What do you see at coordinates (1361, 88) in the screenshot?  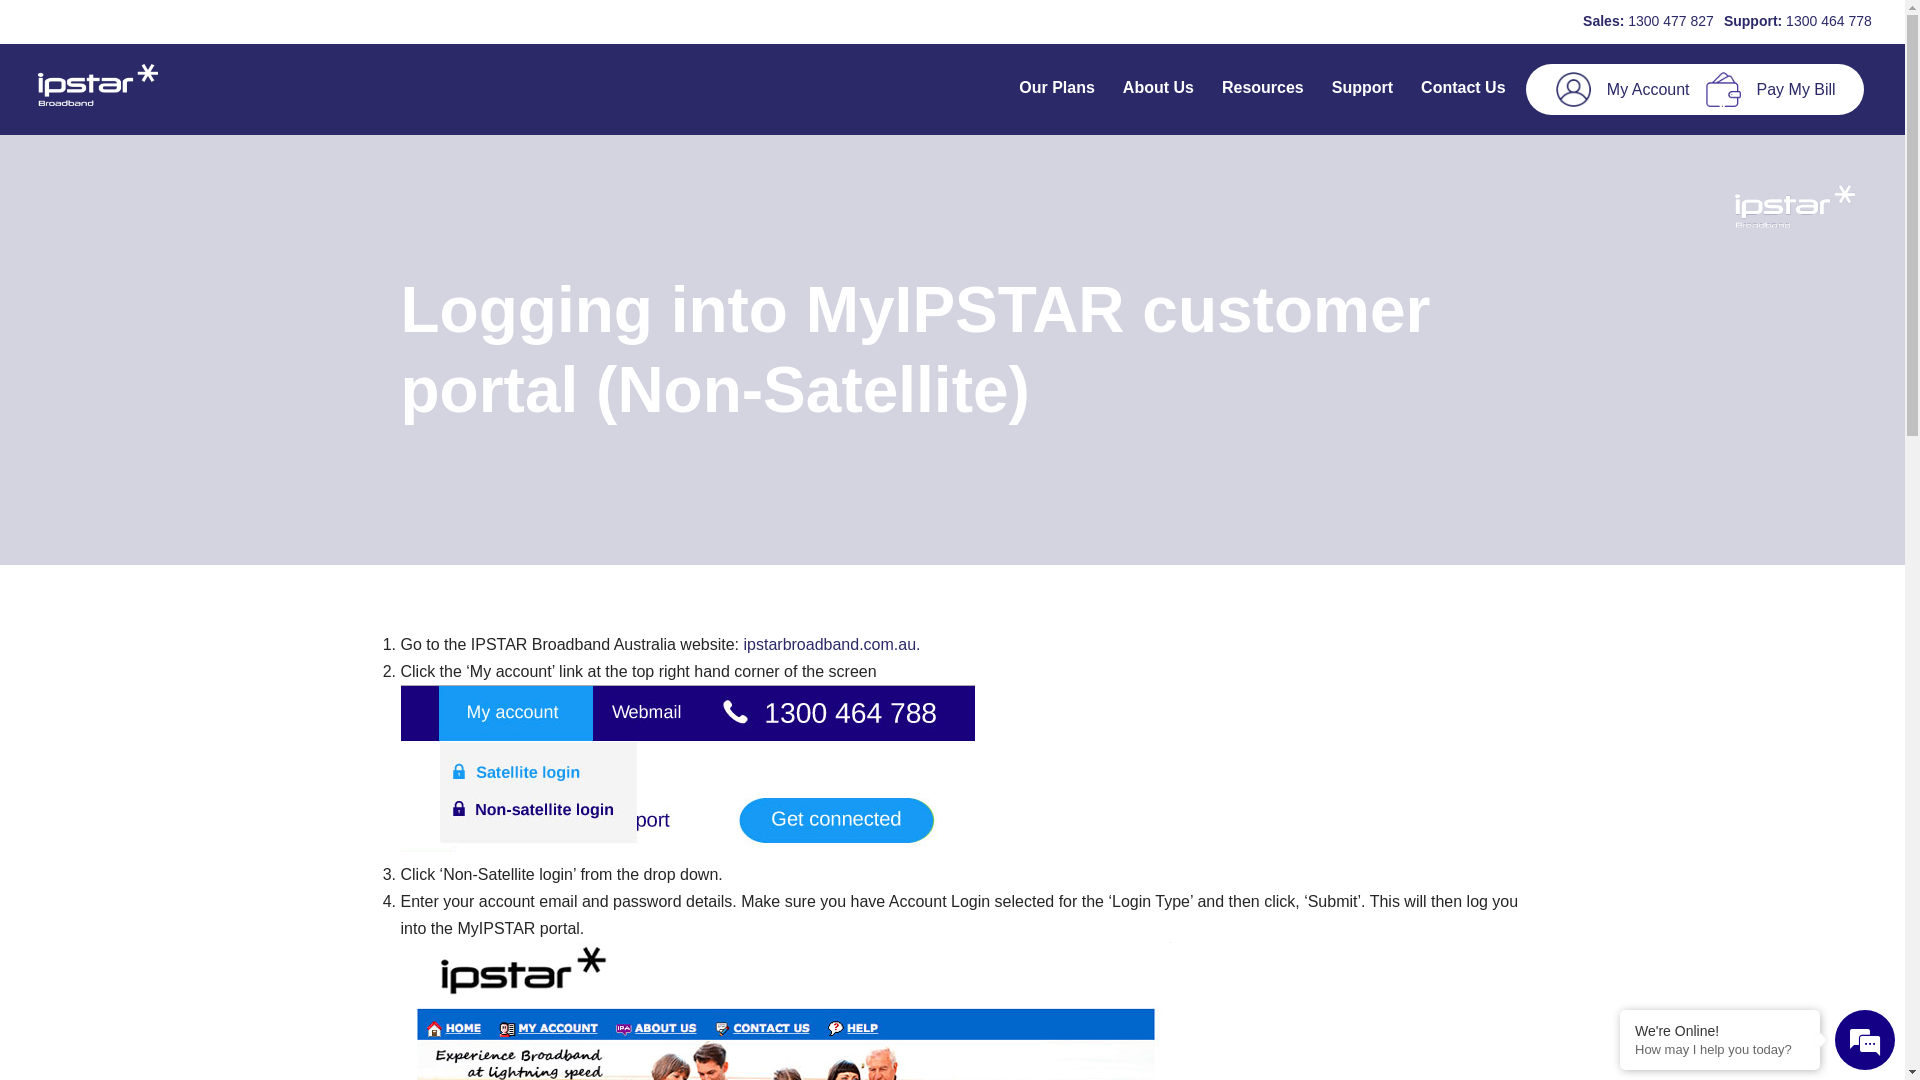 I see `'Support'` at bounding box center [1361, 88].